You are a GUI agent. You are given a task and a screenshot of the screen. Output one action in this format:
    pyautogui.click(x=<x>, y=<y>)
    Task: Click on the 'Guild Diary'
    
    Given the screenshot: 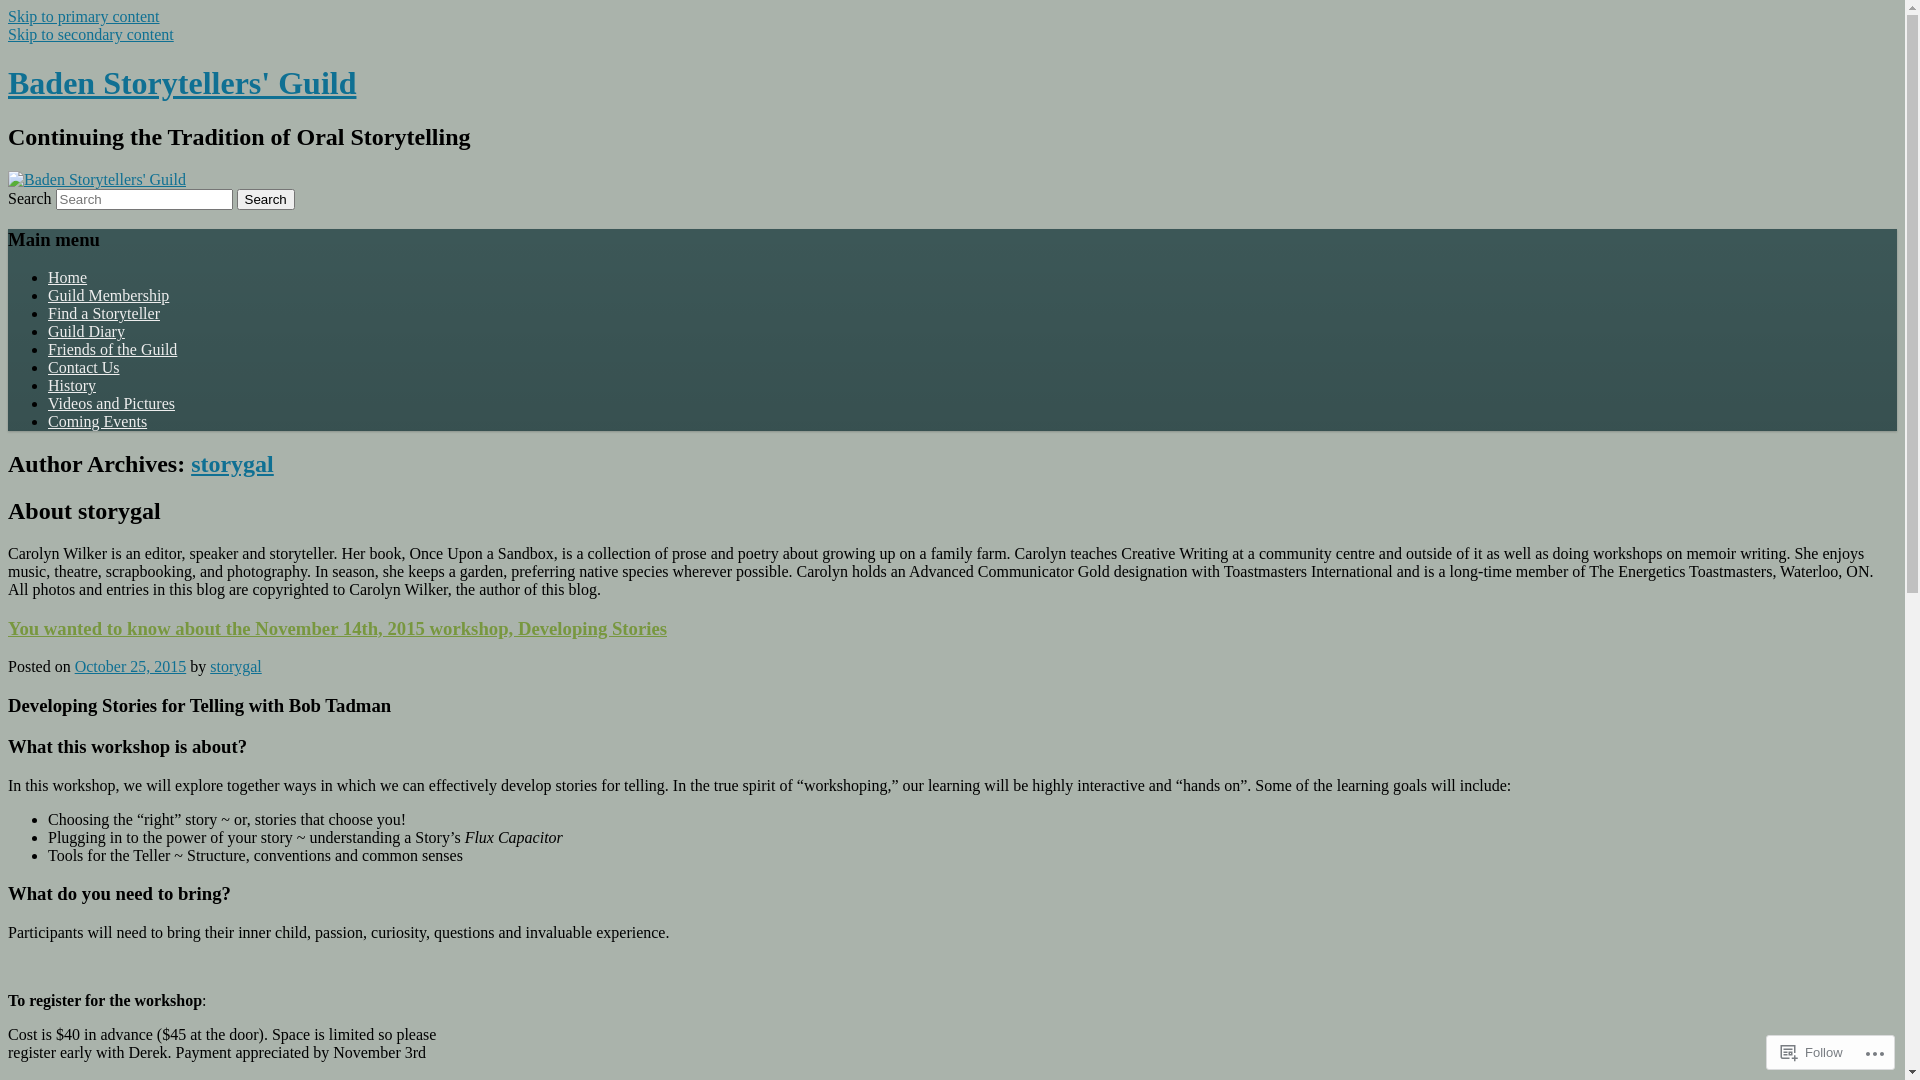 What is the action you would take?
    pyautogui.click(x=85, y=330)
    